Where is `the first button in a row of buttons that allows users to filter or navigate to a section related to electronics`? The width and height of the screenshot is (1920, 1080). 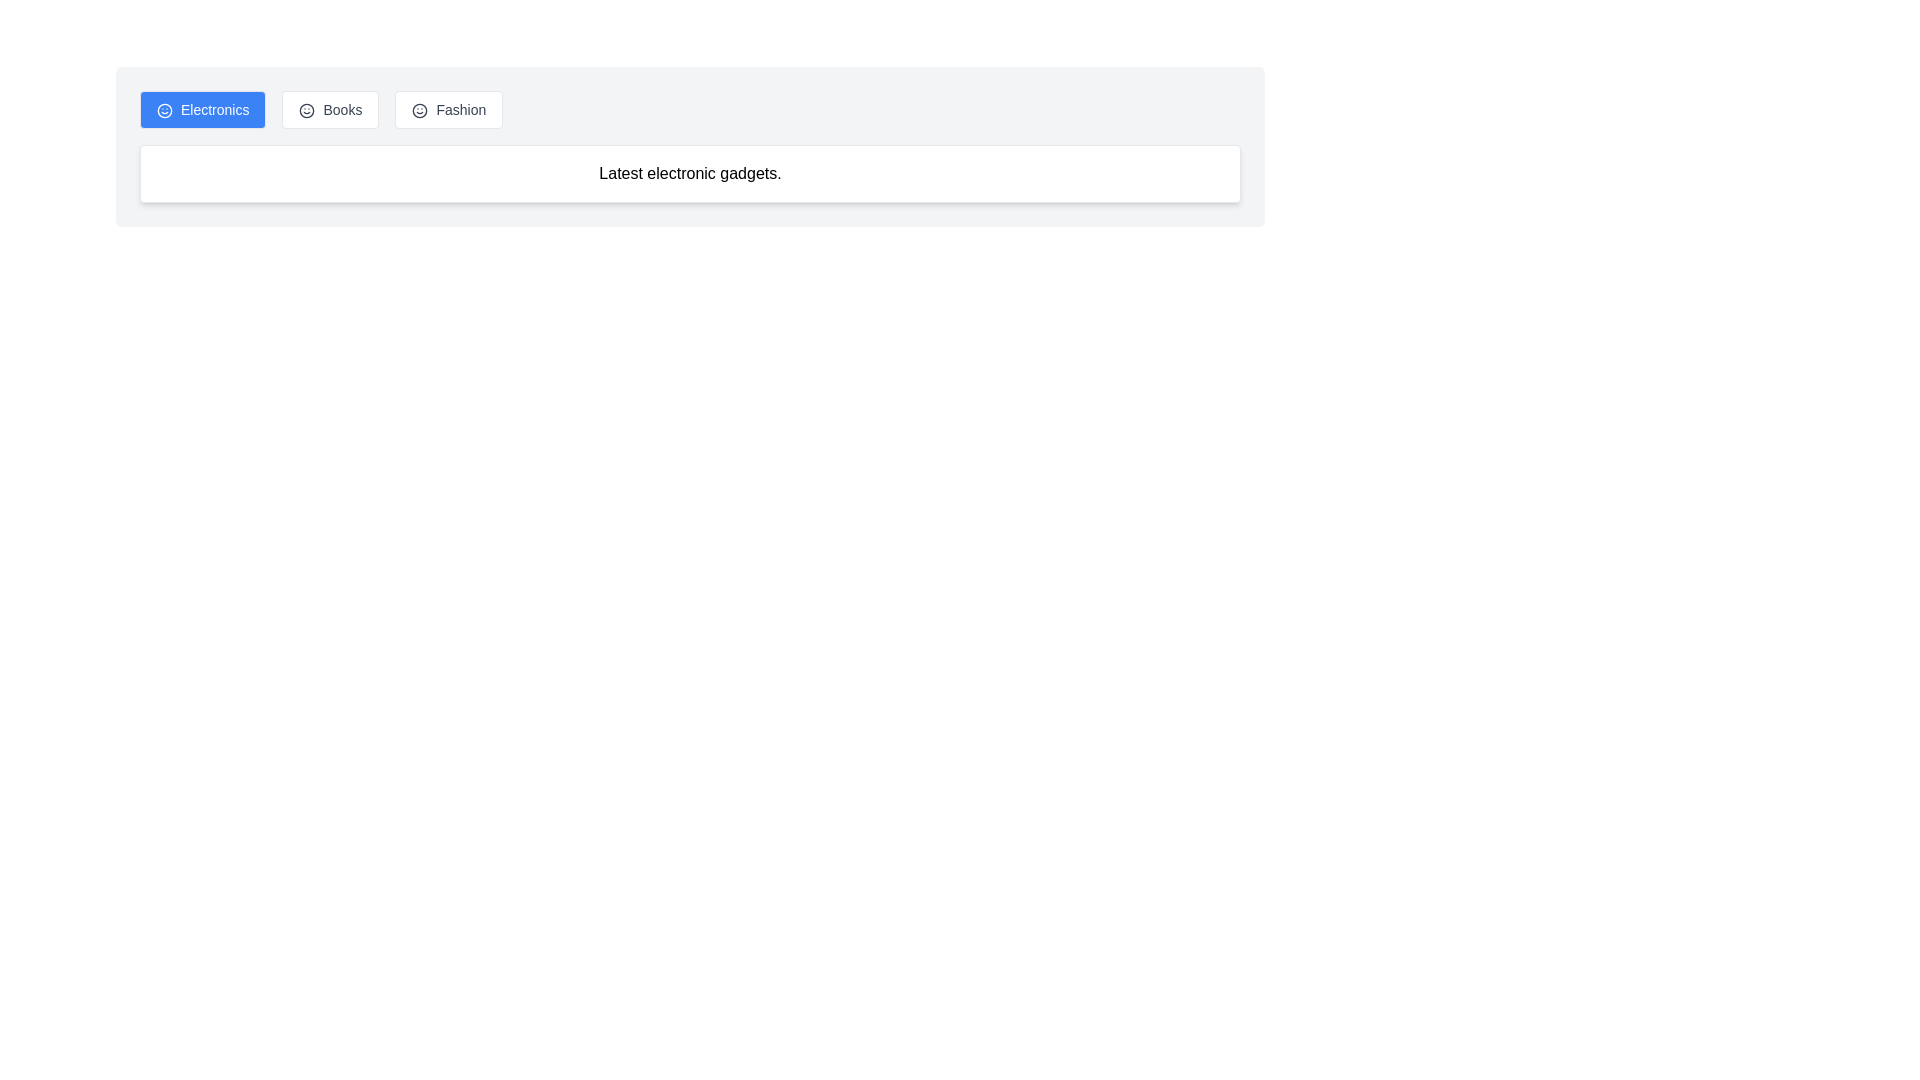 the first button in a row of buttons that allows users to filter or navigate to a section related to electronics is located at coordinates (203, 110).